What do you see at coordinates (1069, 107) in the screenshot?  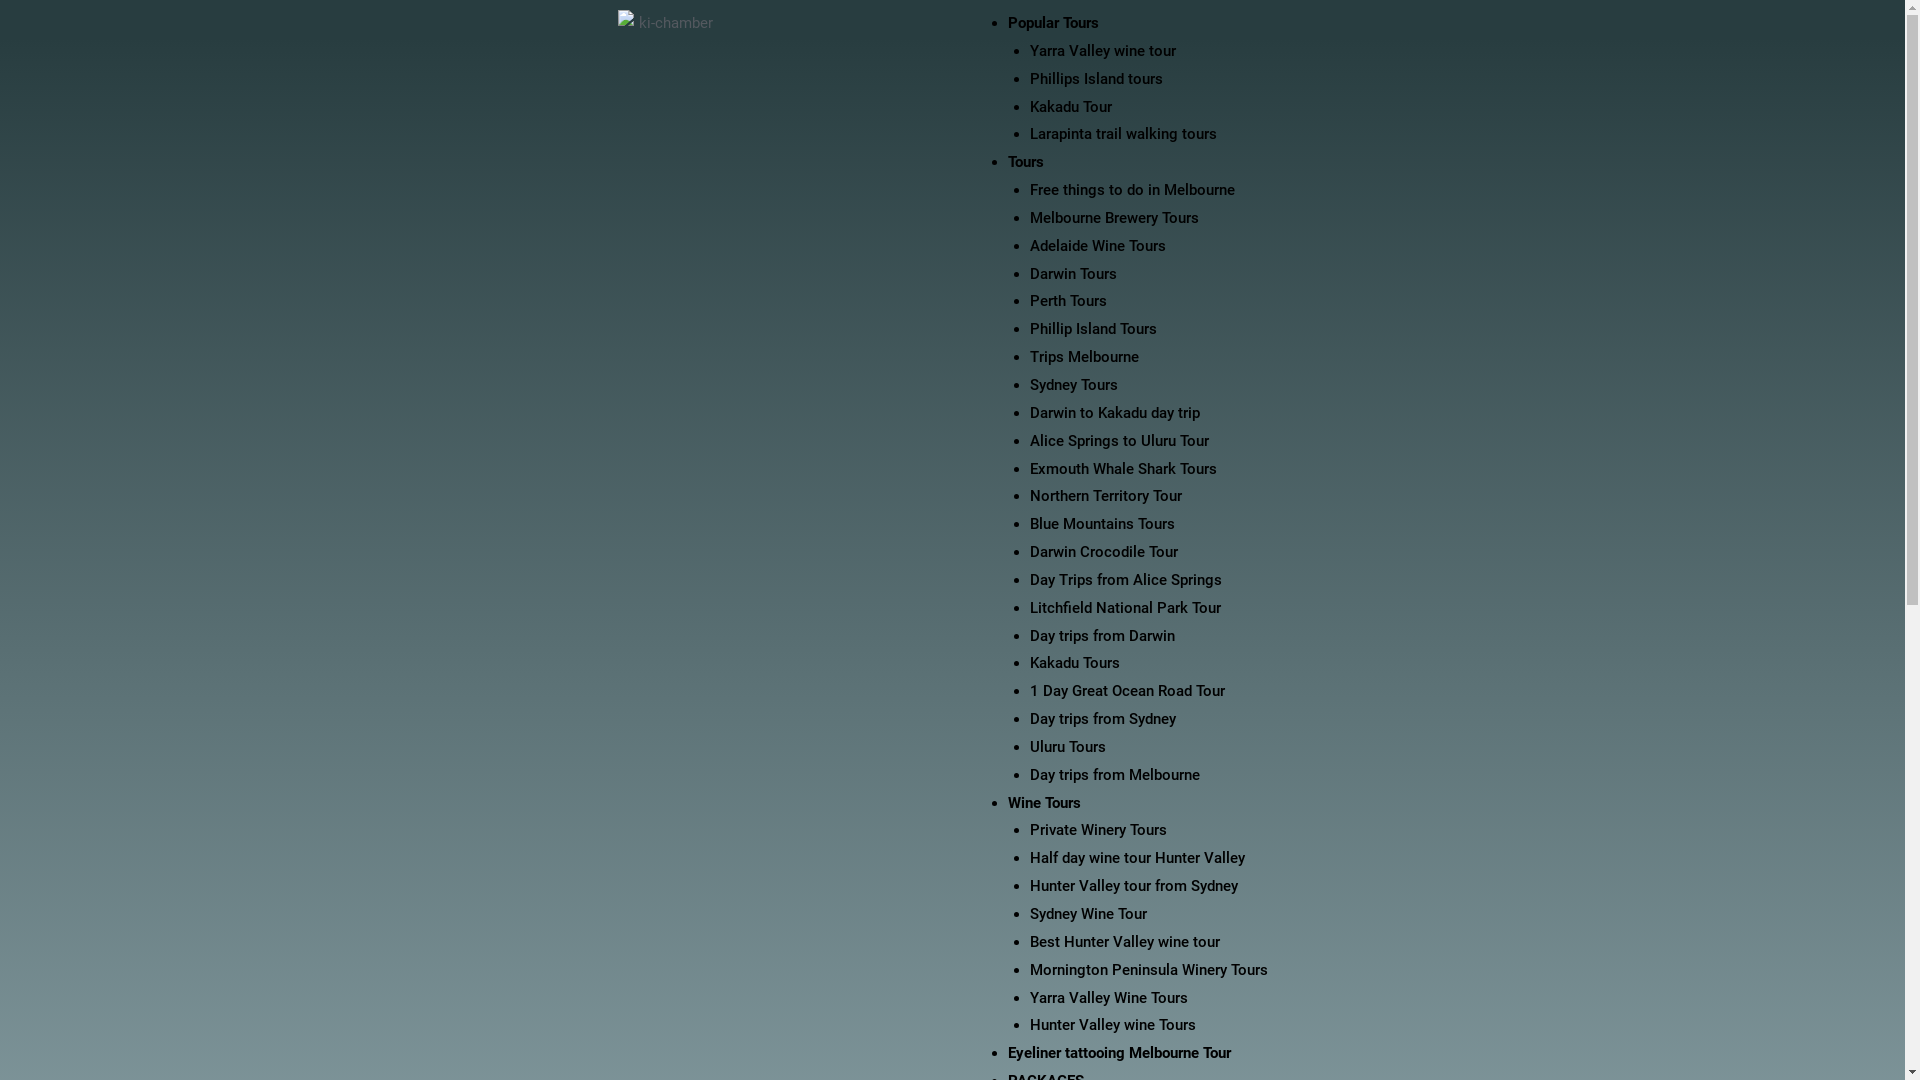 I see `'Kakadu Tour'` at bounding box center [1069, 107].